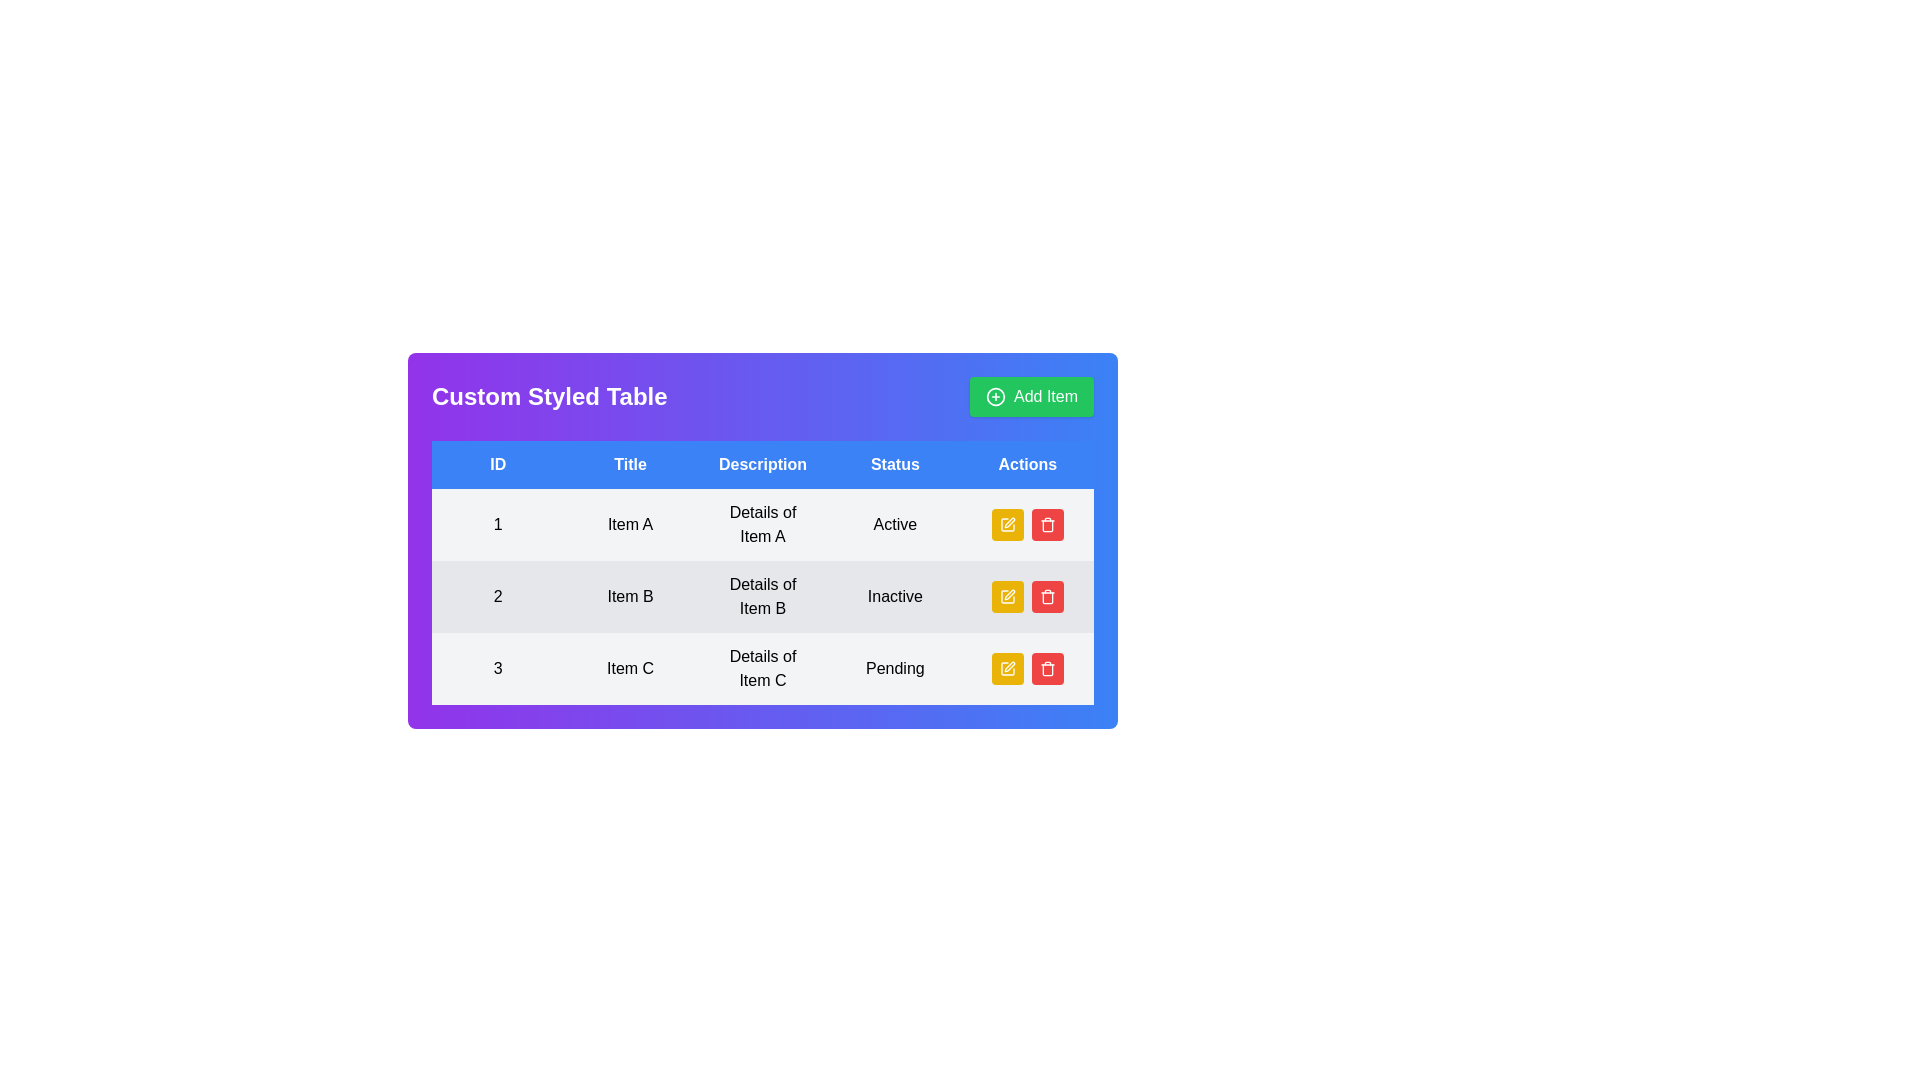 The image size is (1920, 1080). I want to click on text of the numeric label displaying the value '3' located in the first column of the third row under the 'ID' column, so click(498, 668).